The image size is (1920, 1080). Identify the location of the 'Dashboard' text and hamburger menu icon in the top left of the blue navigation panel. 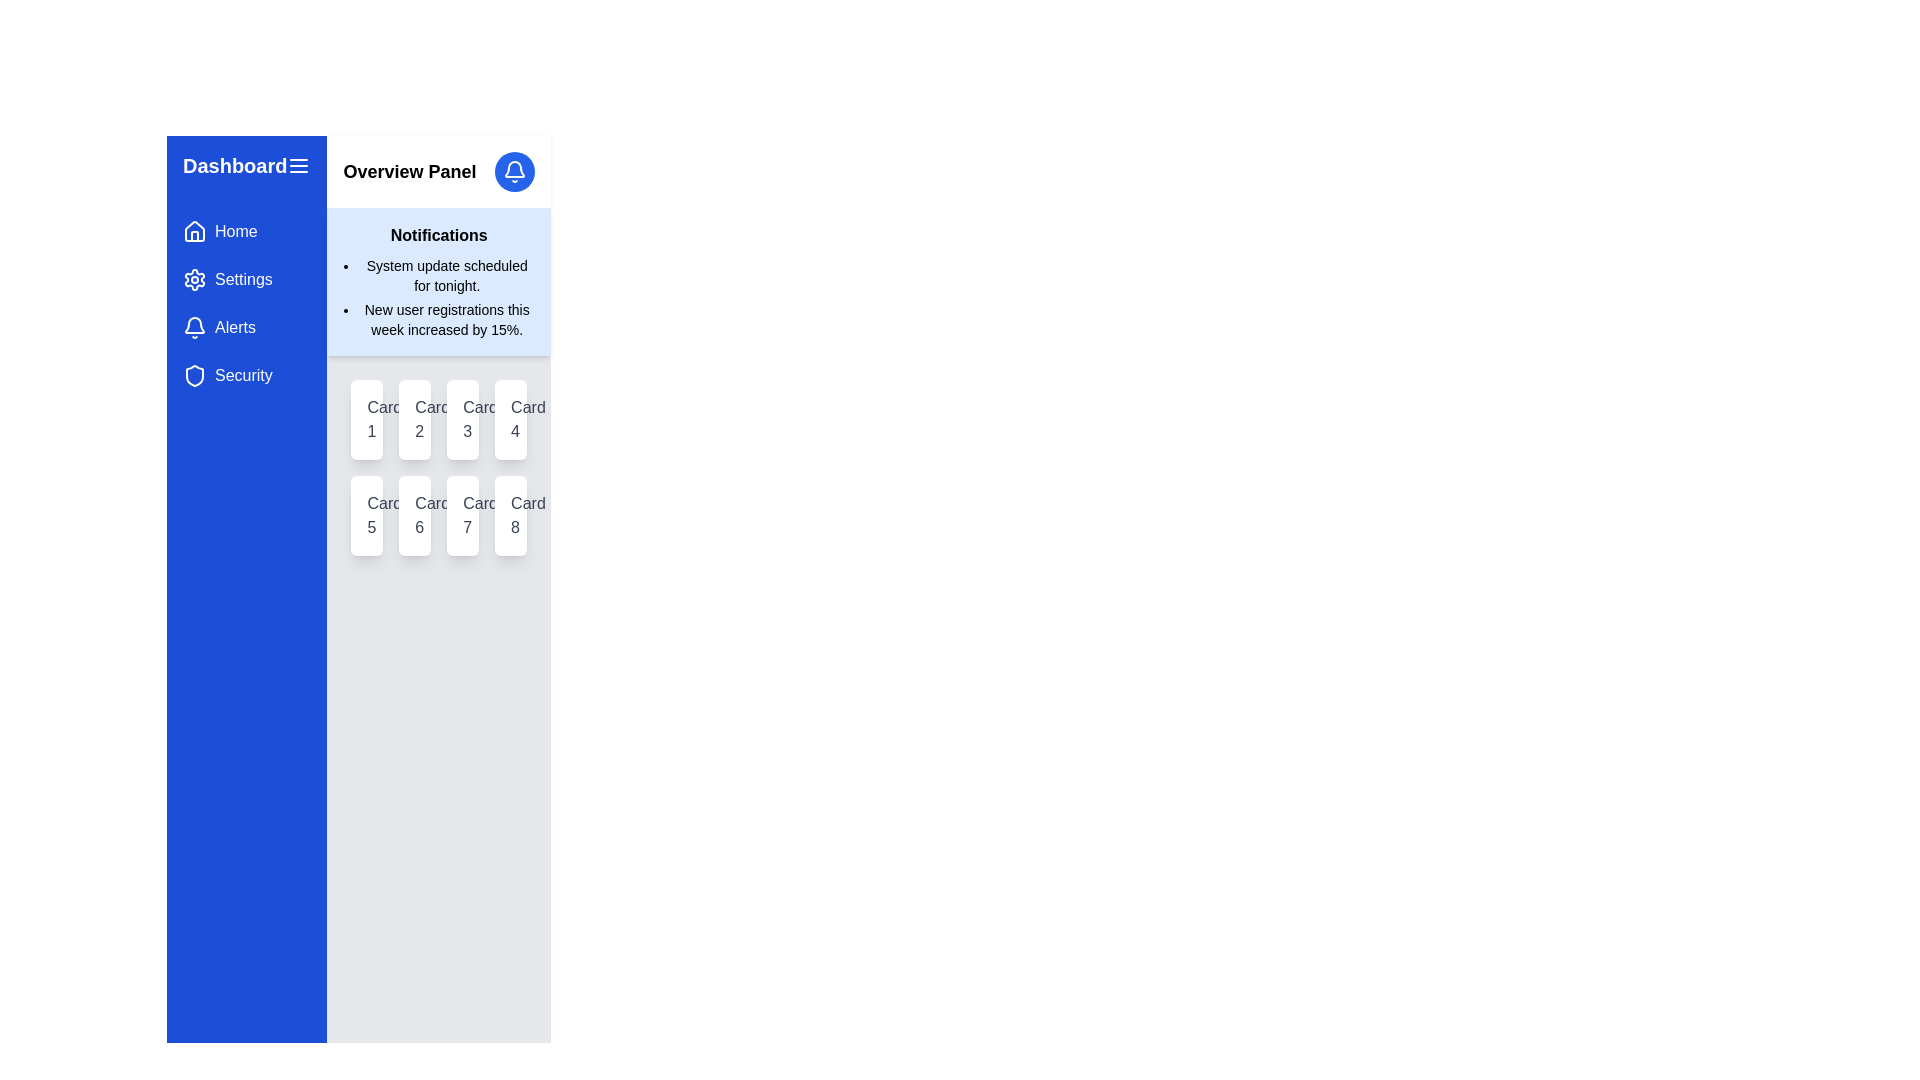
(246, 164).